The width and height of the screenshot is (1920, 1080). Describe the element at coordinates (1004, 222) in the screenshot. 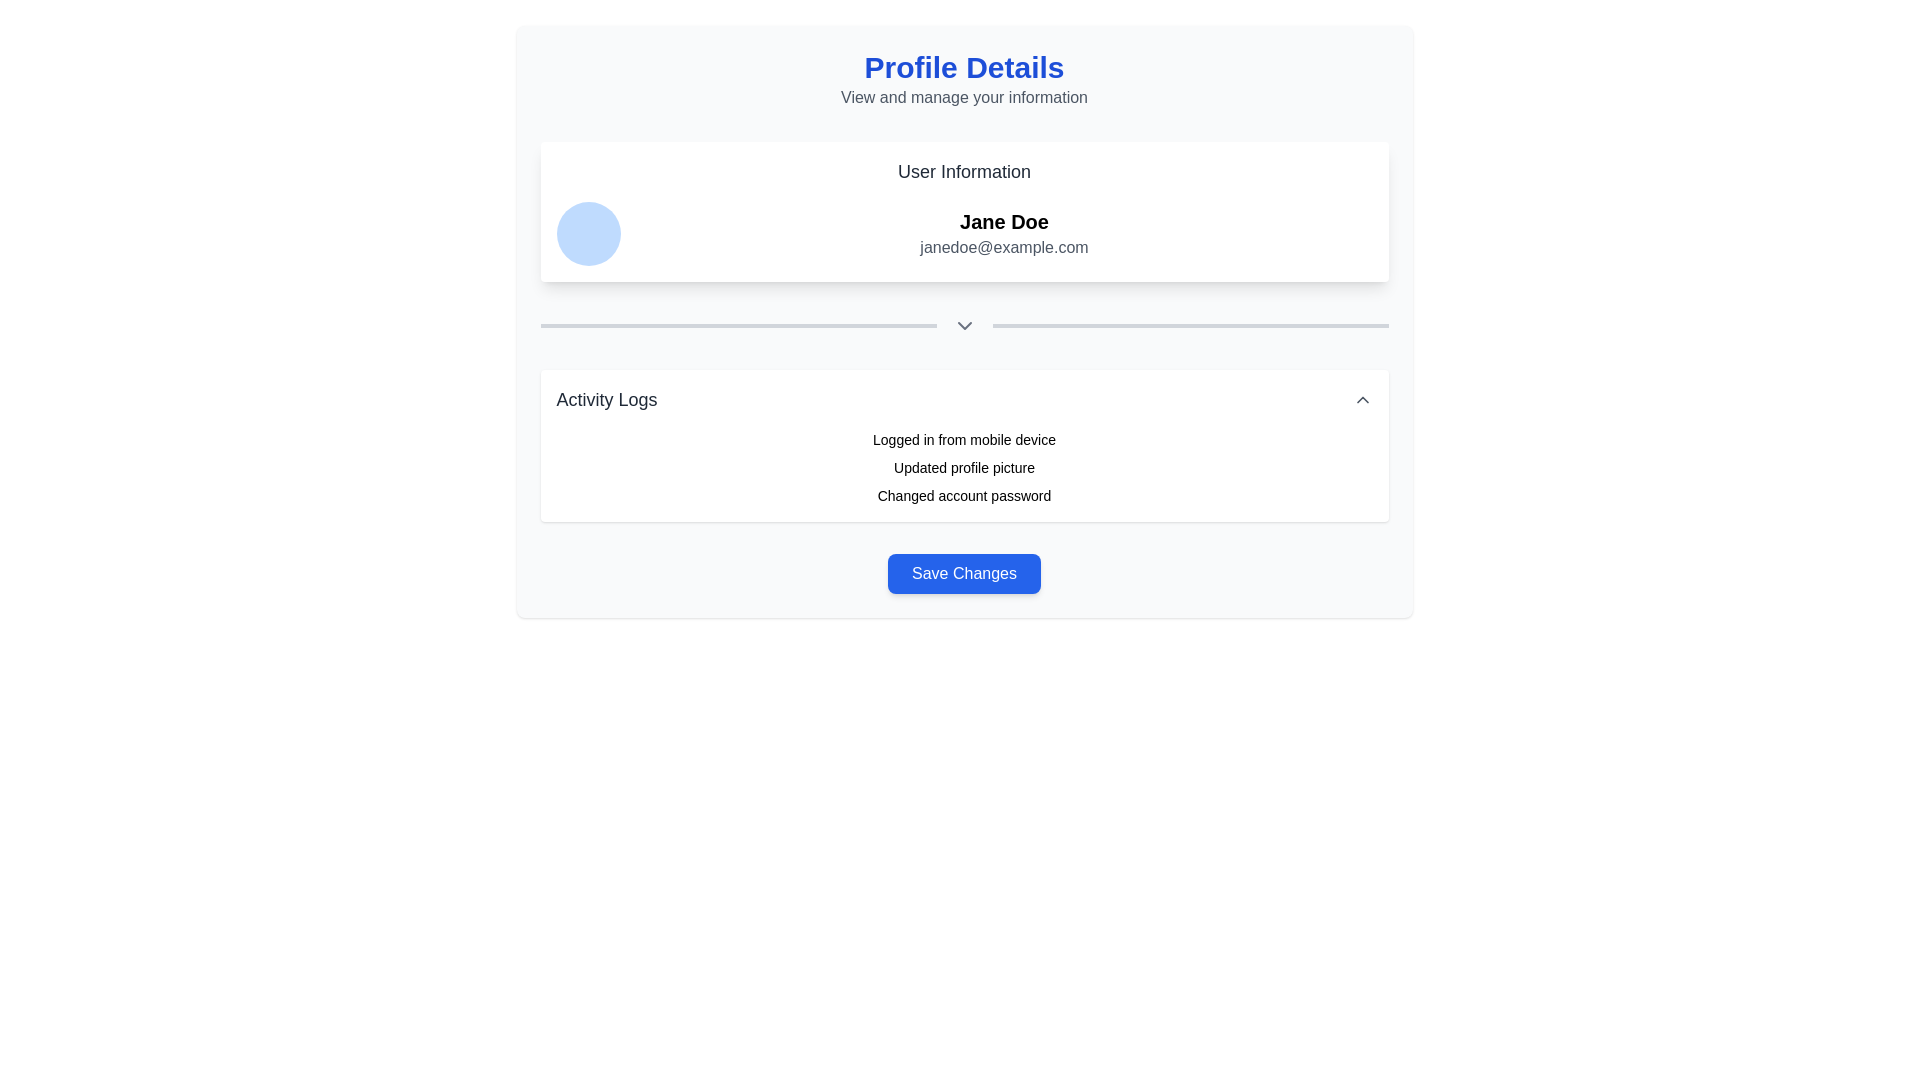

I see `the text block displaying 'Jane Doe', which is styled in bold and larger than surrounding text, located at the top center of the user information section` at that location.